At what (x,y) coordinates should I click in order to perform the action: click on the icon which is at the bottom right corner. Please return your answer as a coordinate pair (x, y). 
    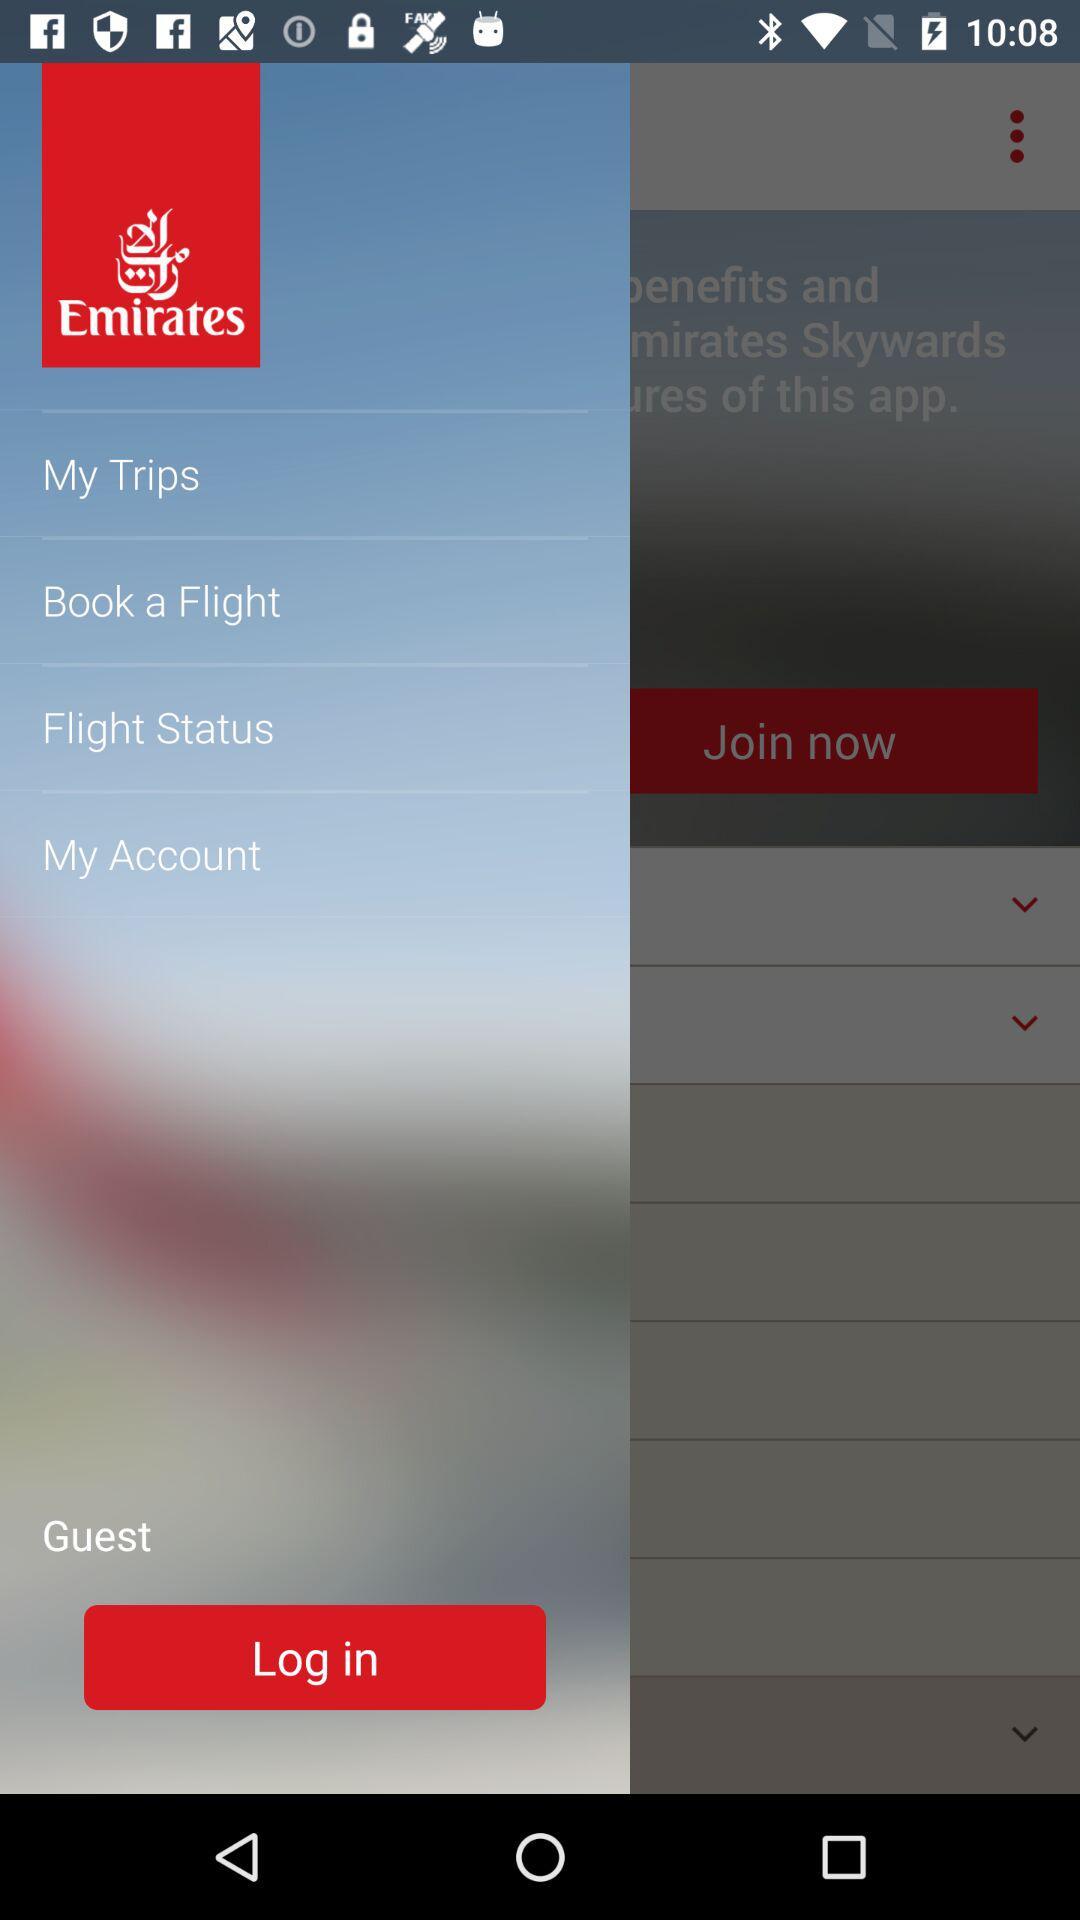
    Looking at the image, I should click on (1025, 1733).